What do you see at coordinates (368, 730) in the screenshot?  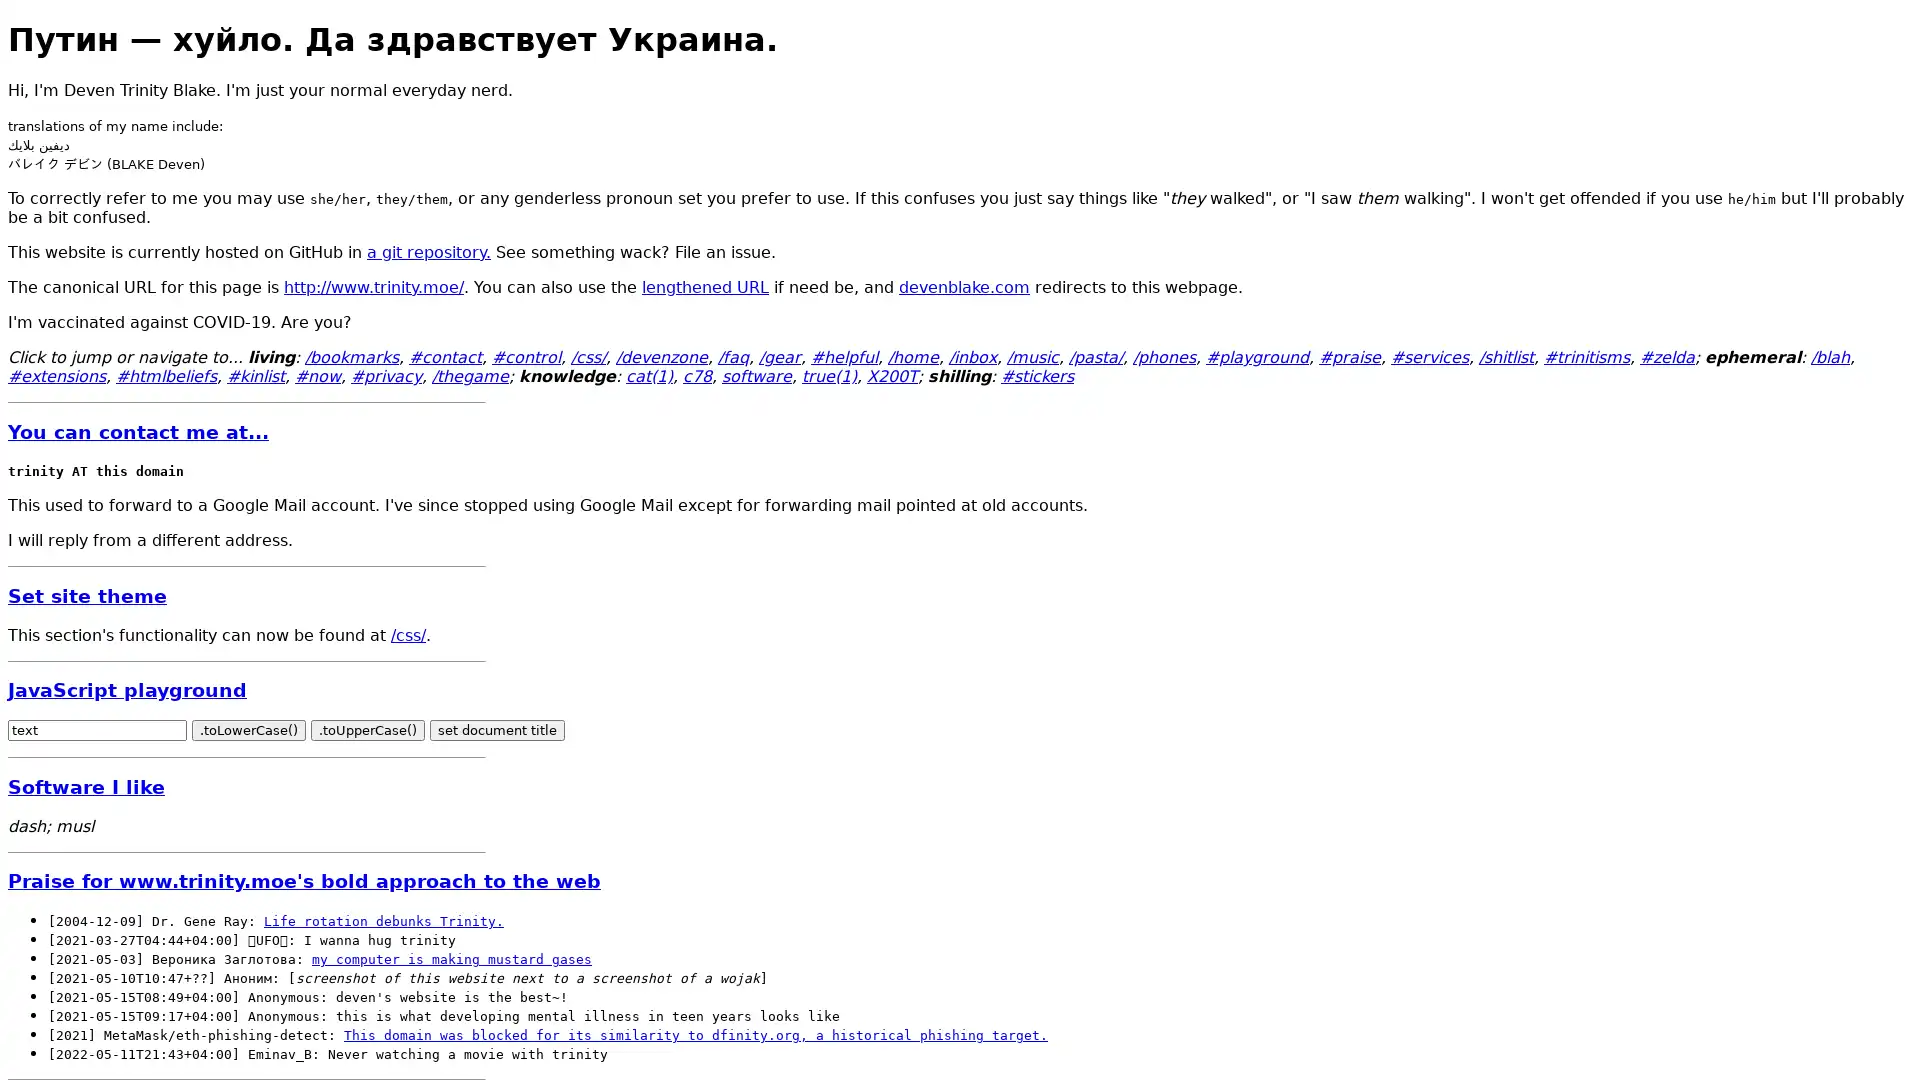 I see `.toUpperCase()` at bounding box center [368, 730].